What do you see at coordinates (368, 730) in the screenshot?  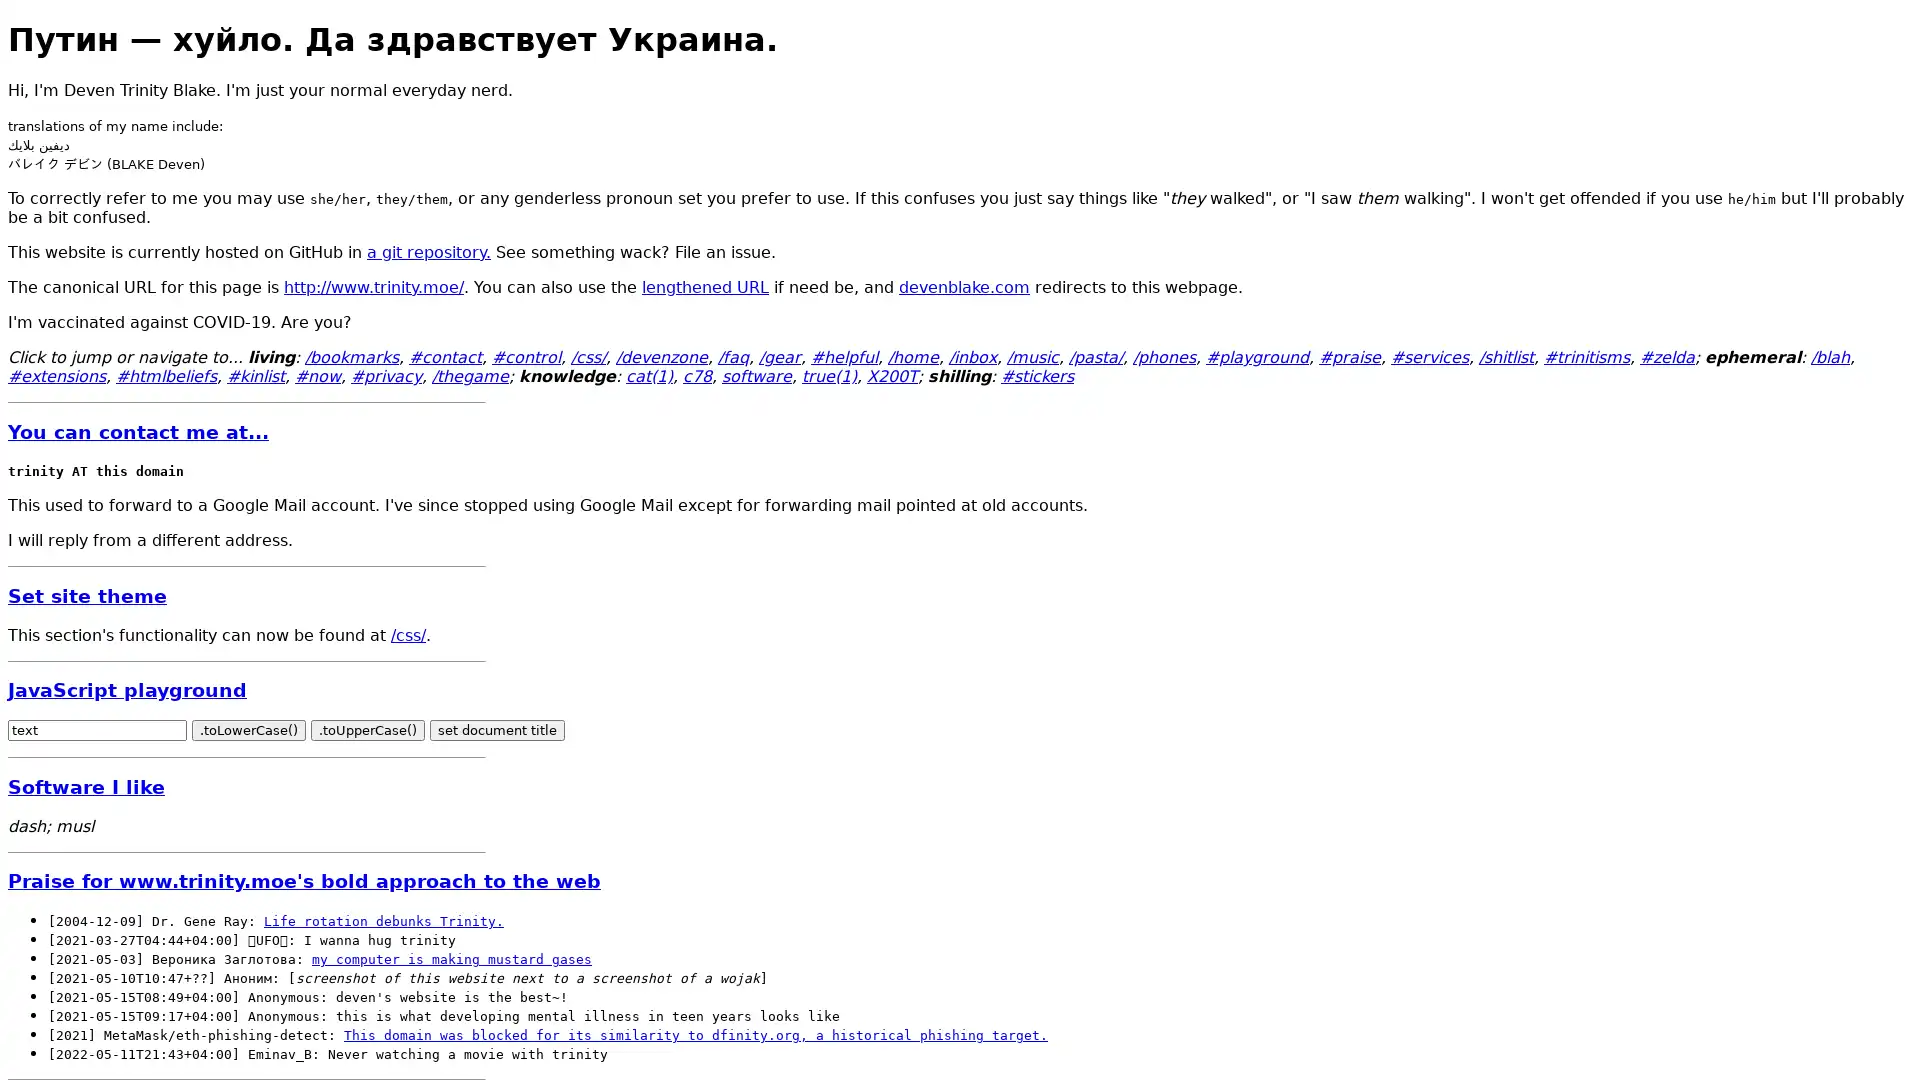 I see `.toUpperCase()` at bounding box center [368, 730].